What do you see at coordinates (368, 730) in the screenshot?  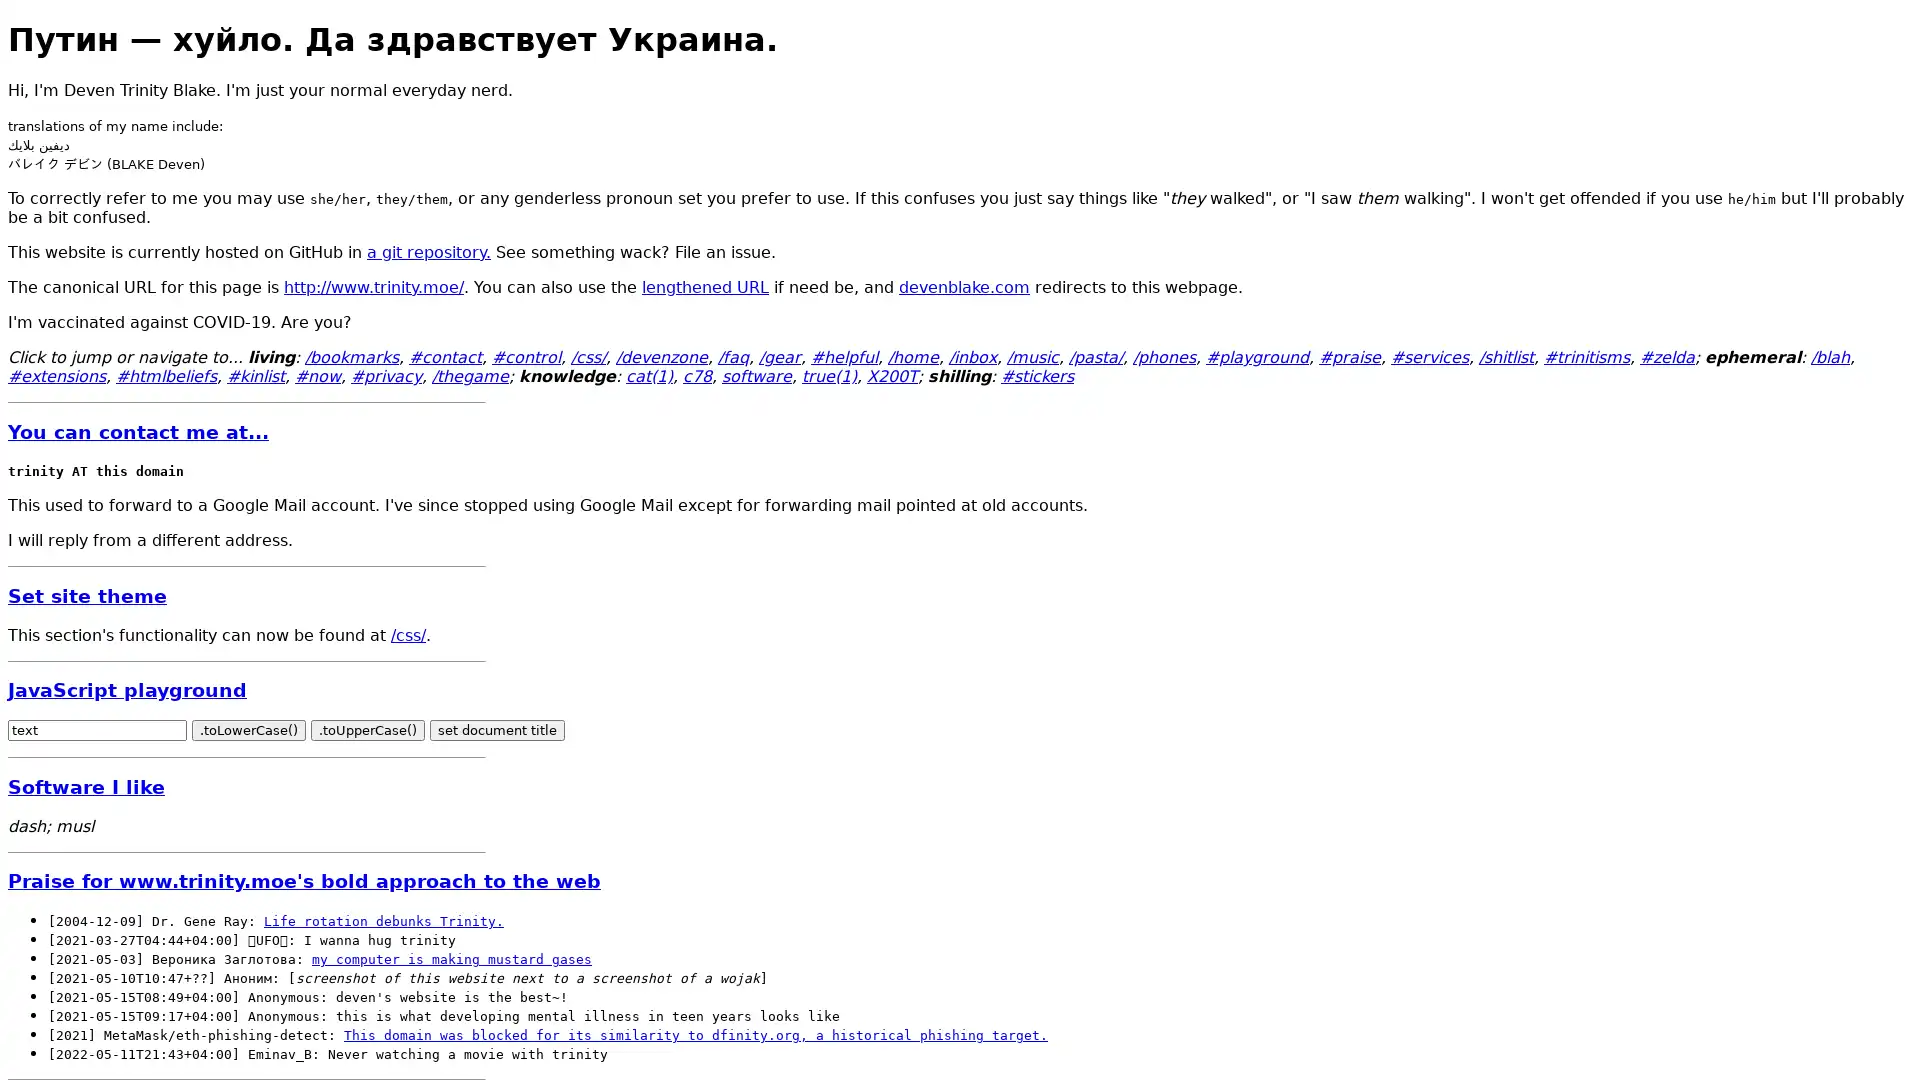 I see `.toUpperCase()` at bounding box center [368, 730].